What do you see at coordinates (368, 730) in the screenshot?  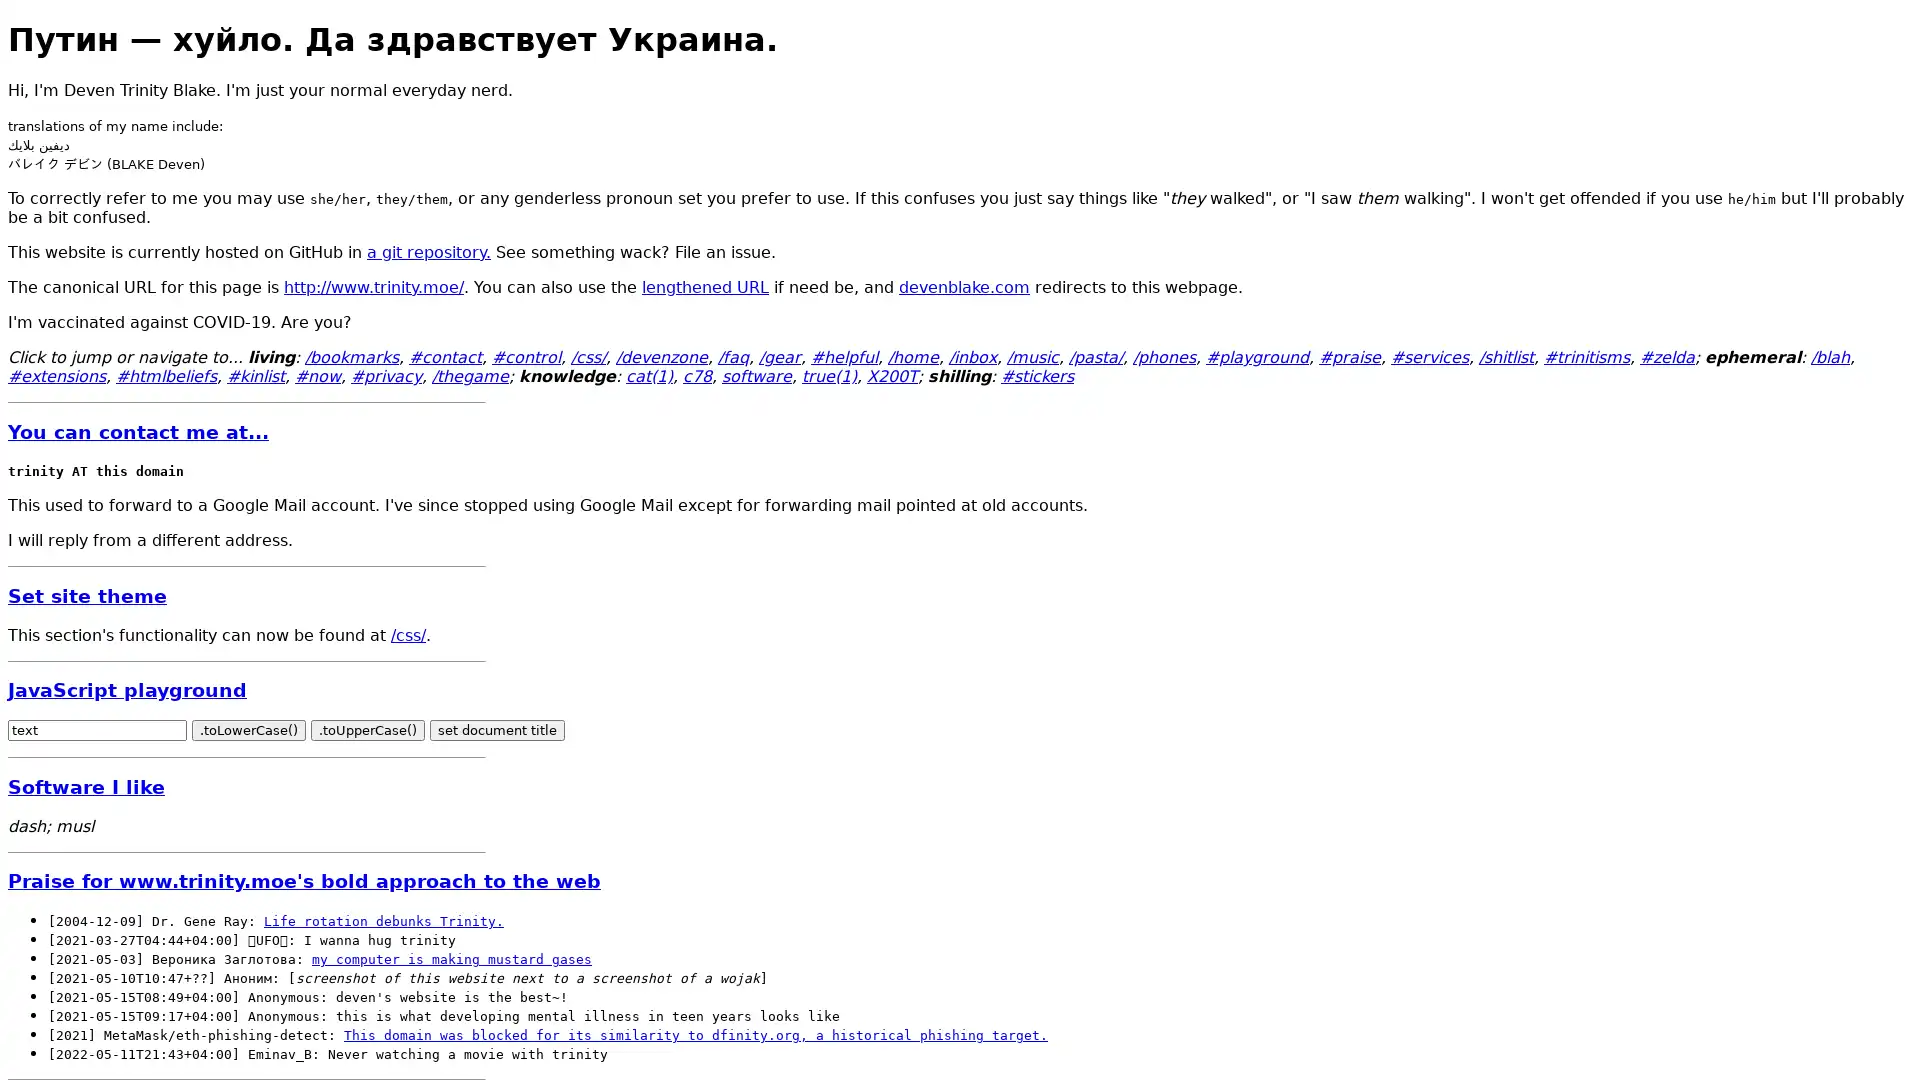 I see `.toUpperCase()` at bounding box center [368, 730].